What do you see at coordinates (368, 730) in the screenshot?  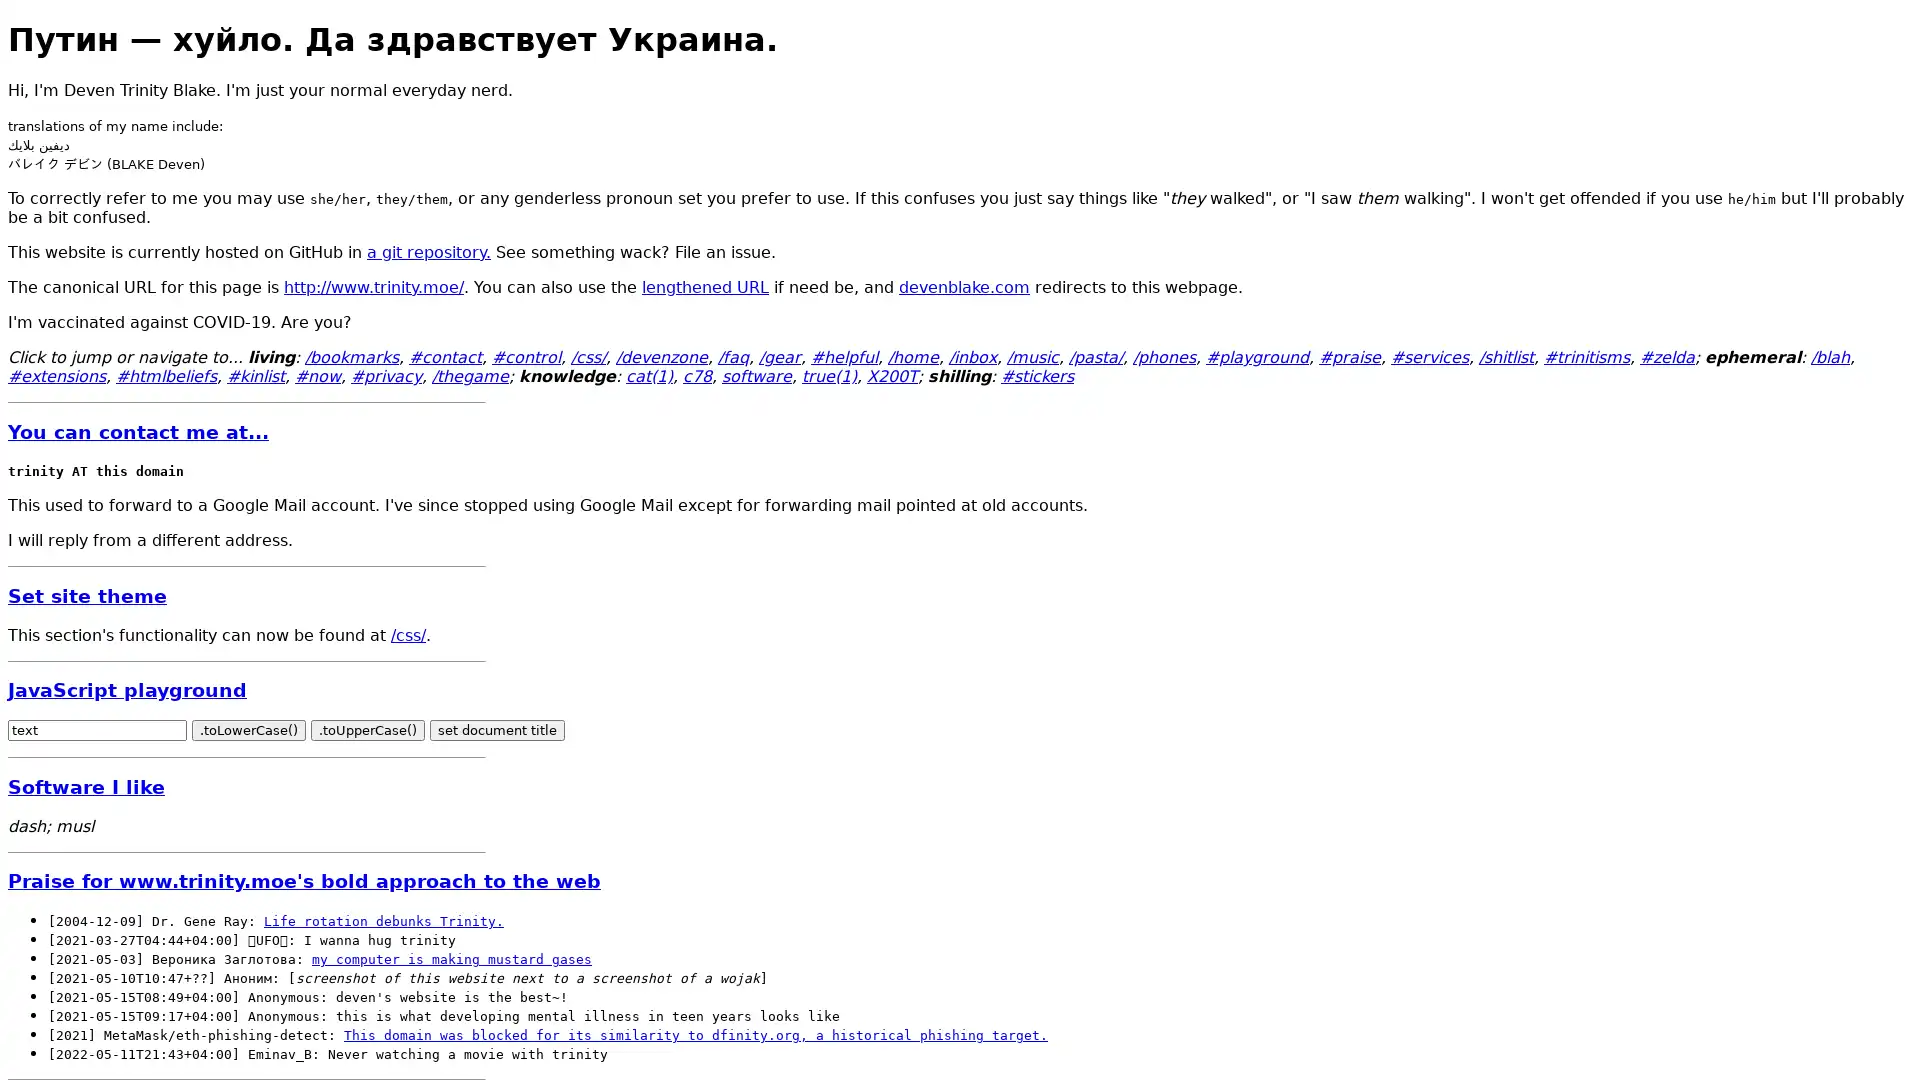 I see `.toUpperCase()` at bounding box center [368, 730].